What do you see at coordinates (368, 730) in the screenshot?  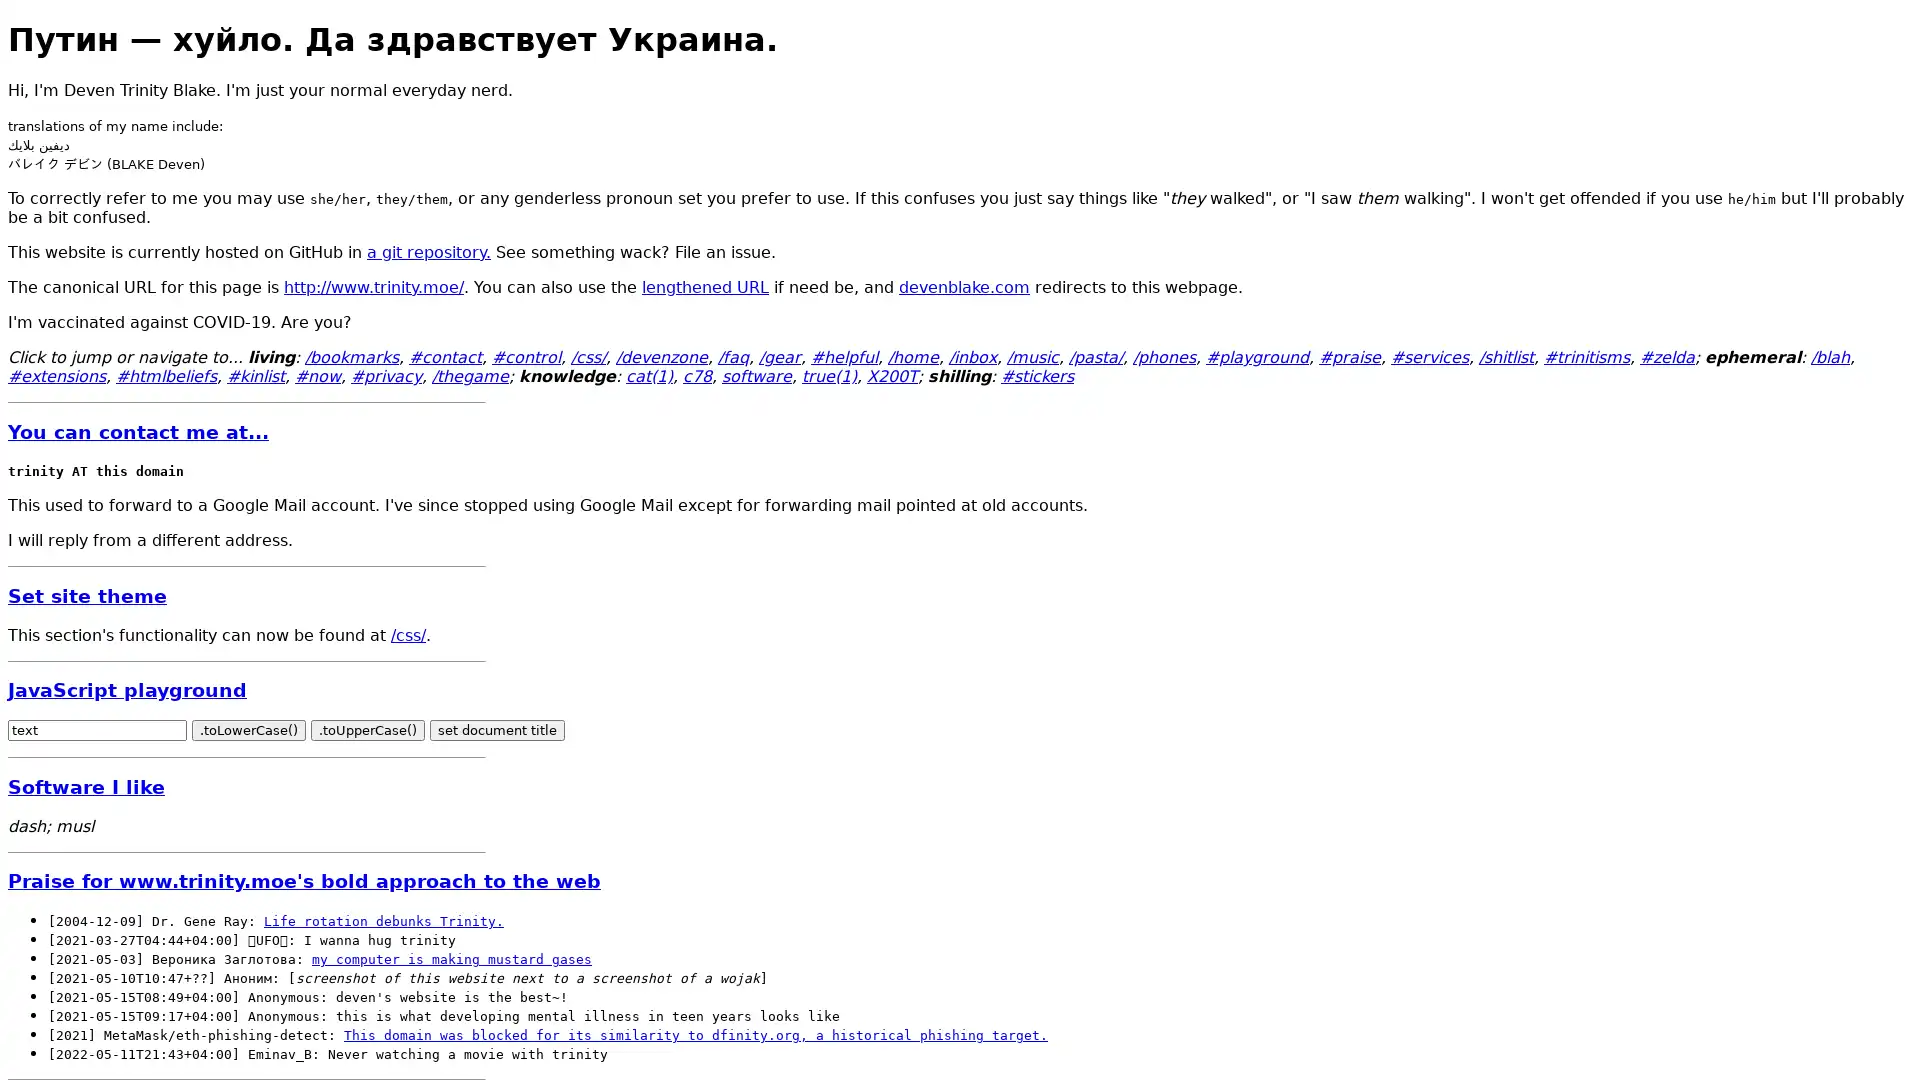 I see `.toUpperCase()` at bounding box center [368, 730].